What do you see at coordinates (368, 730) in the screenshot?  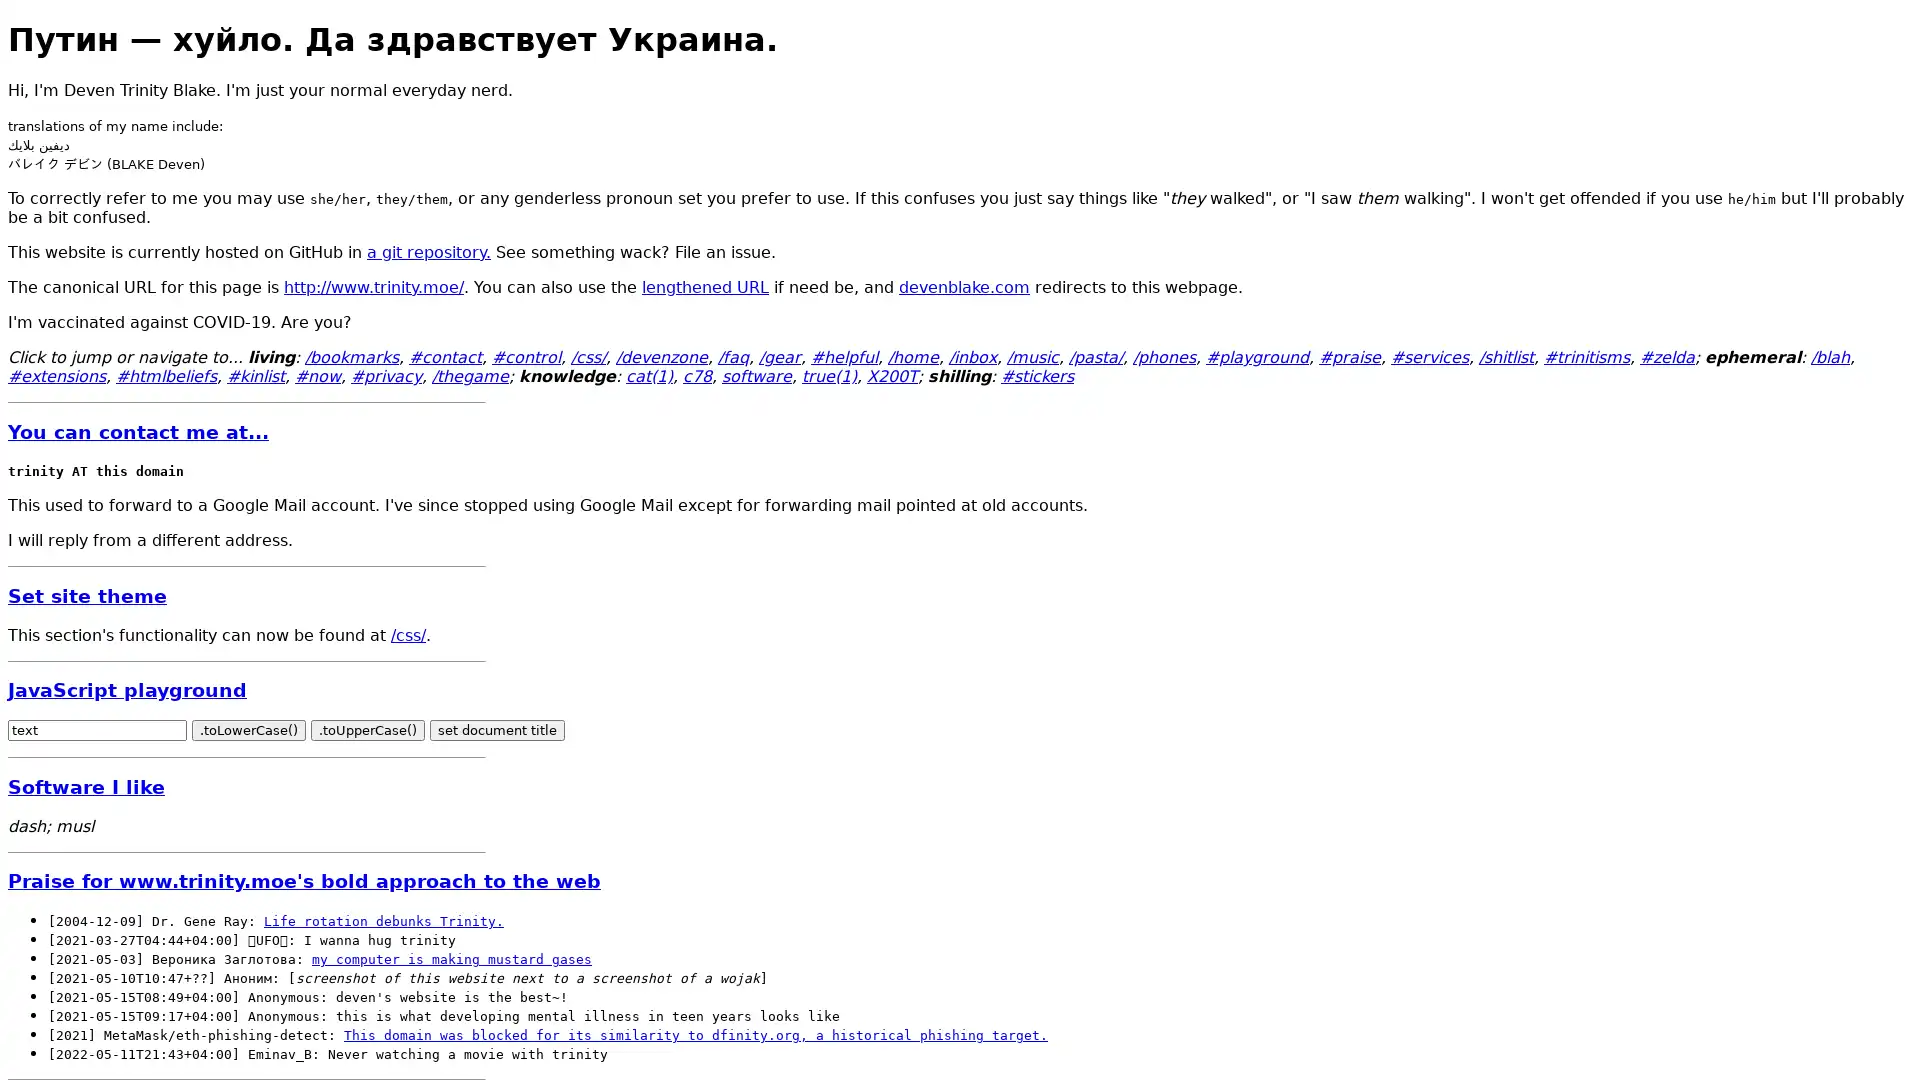 I see `.toUpperCase()` at bounding box center [368, 730].